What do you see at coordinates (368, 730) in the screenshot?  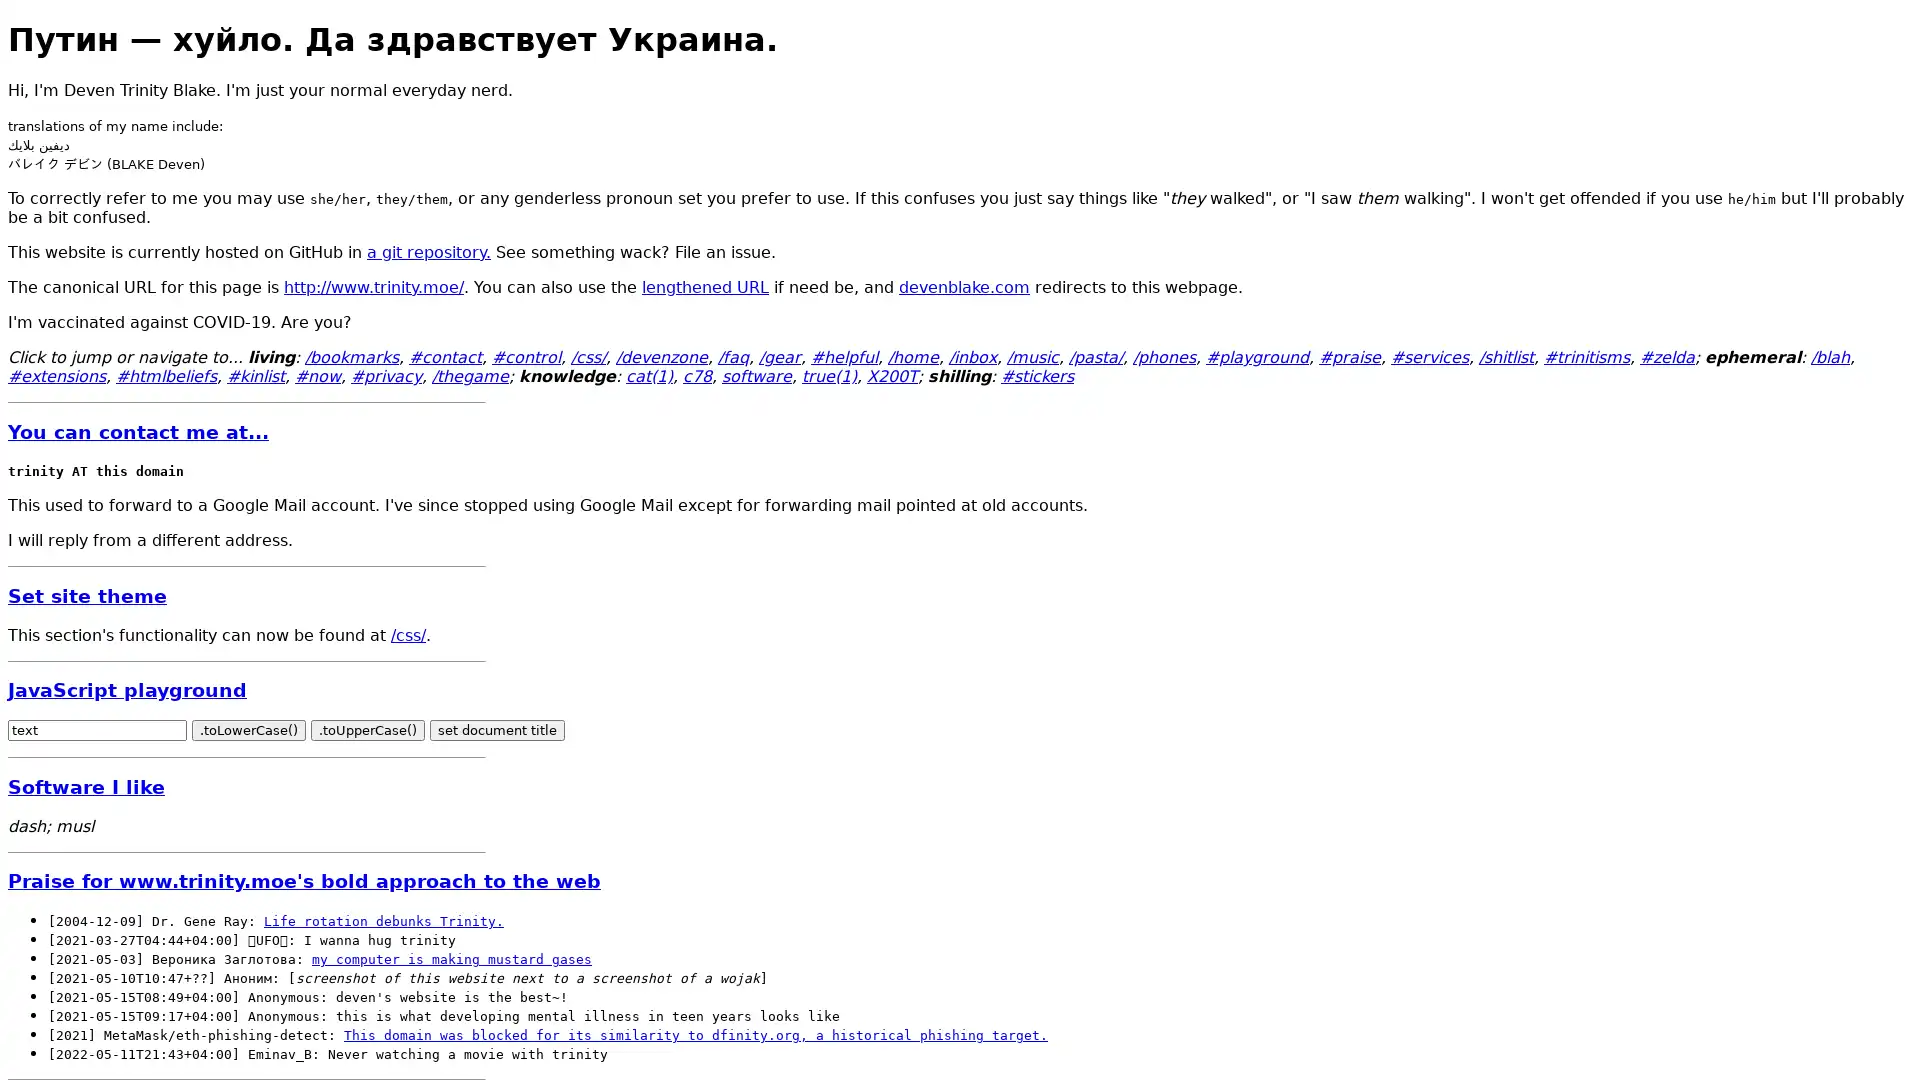 I see `.toUpperCase()` at bounding box center [368, 730].